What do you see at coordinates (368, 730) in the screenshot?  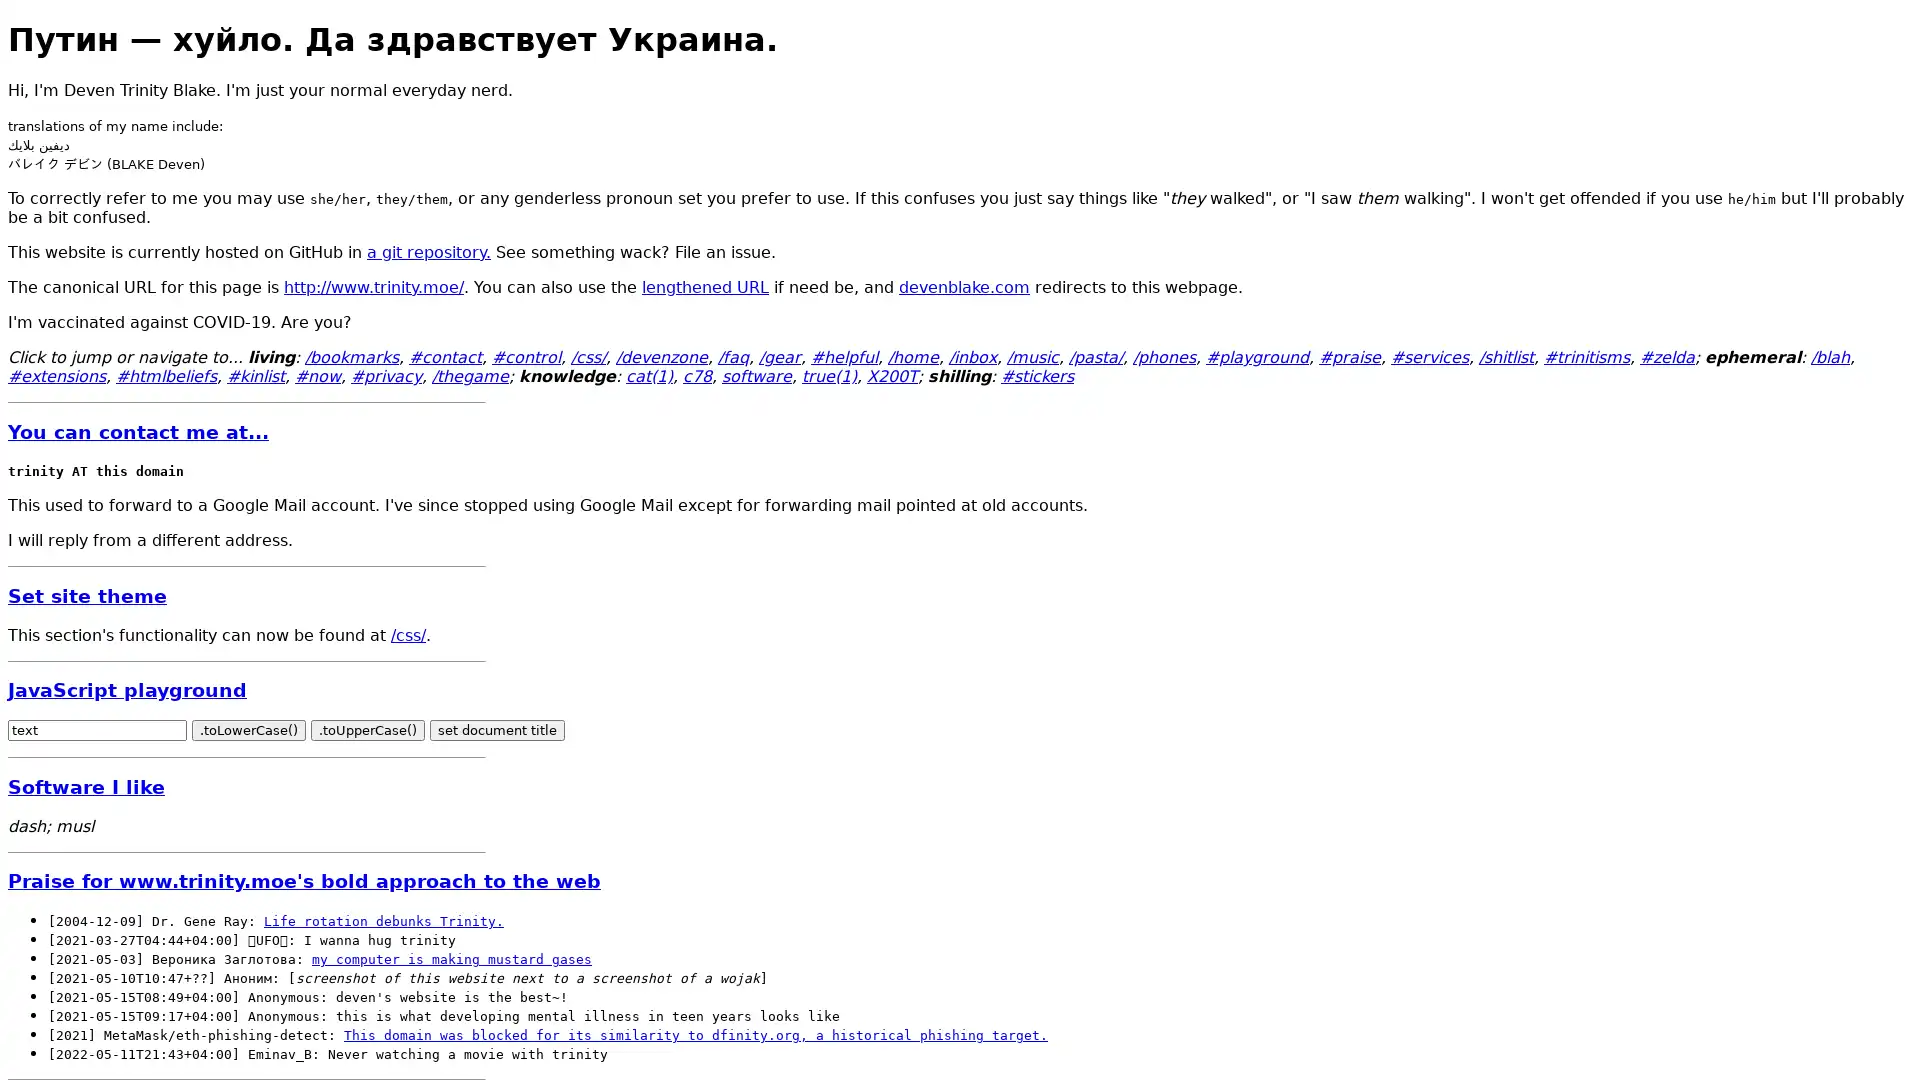 I see `.toUpperCase()` at bounding box center [368, 730].